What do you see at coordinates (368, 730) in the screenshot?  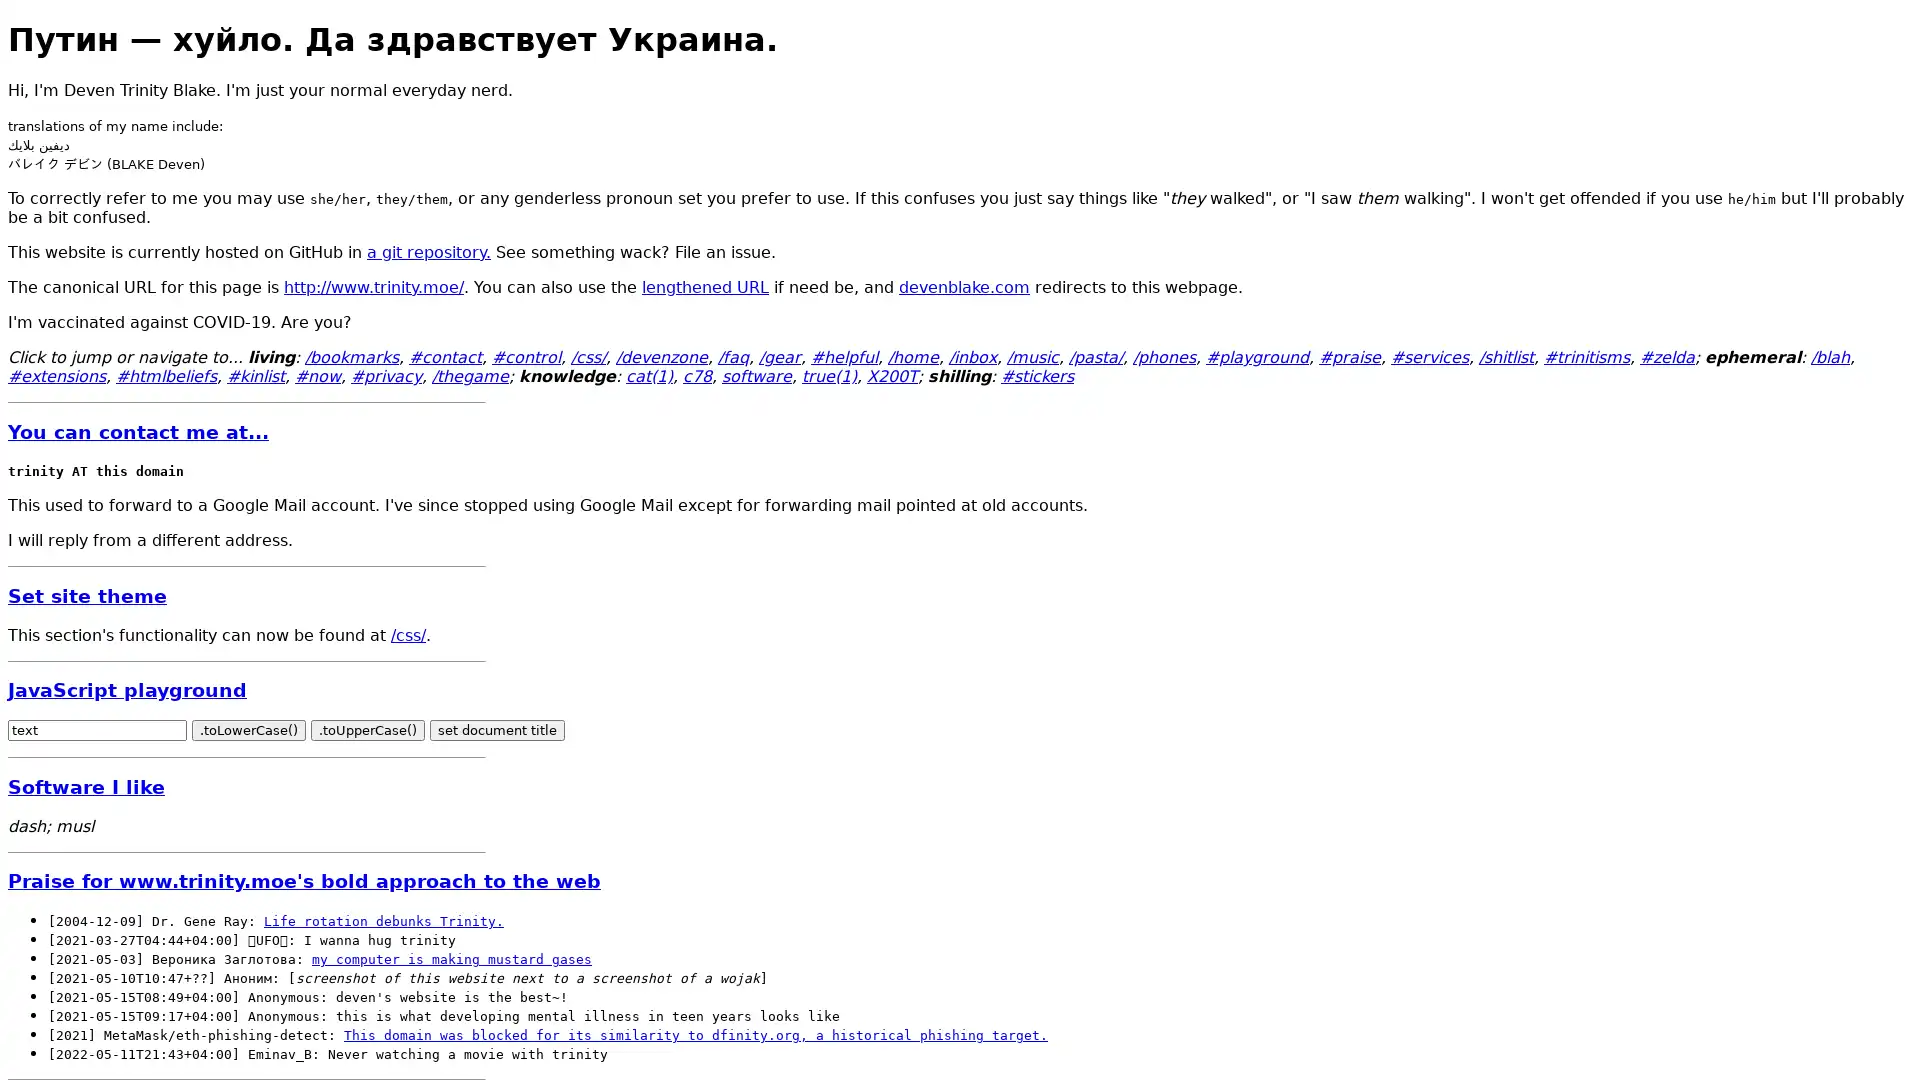 I see `.toUpperCase()` at bounding box center [368, 730].